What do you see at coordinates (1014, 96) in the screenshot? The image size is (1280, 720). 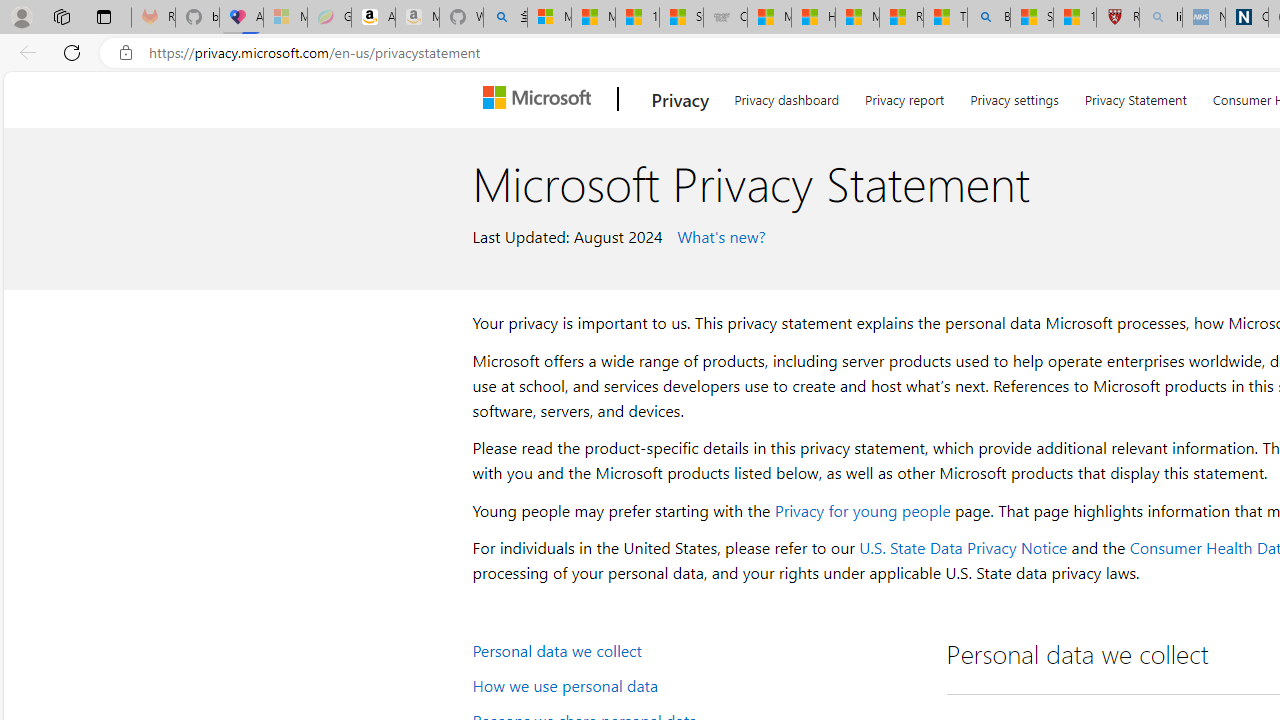 I see `'Privacy settings'` at bounding box center [1014, 96].